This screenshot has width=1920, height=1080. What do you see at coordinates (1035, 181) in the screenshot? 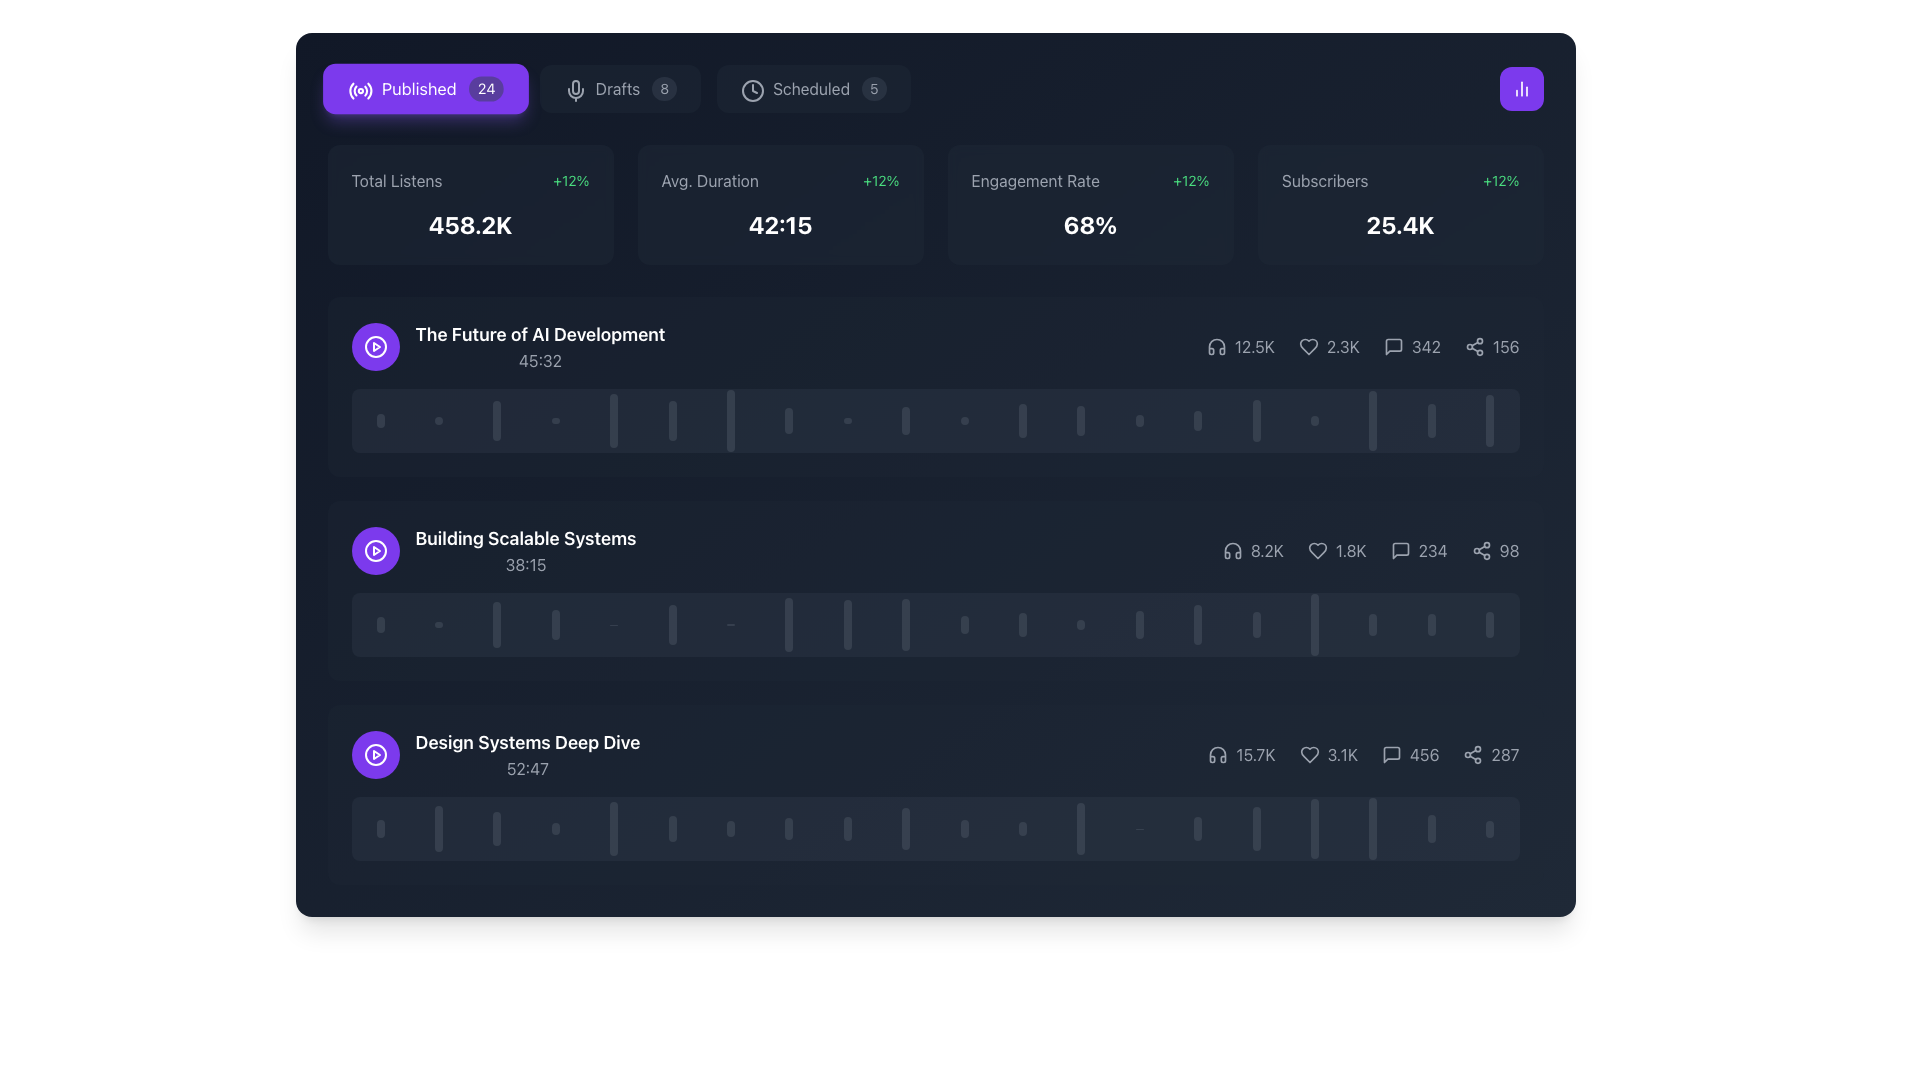
I see `the left-aligned text label that describes the metric displayed below it, which is part of a larger statistics display in the third box from the left` at bounding box center [1035, 181].